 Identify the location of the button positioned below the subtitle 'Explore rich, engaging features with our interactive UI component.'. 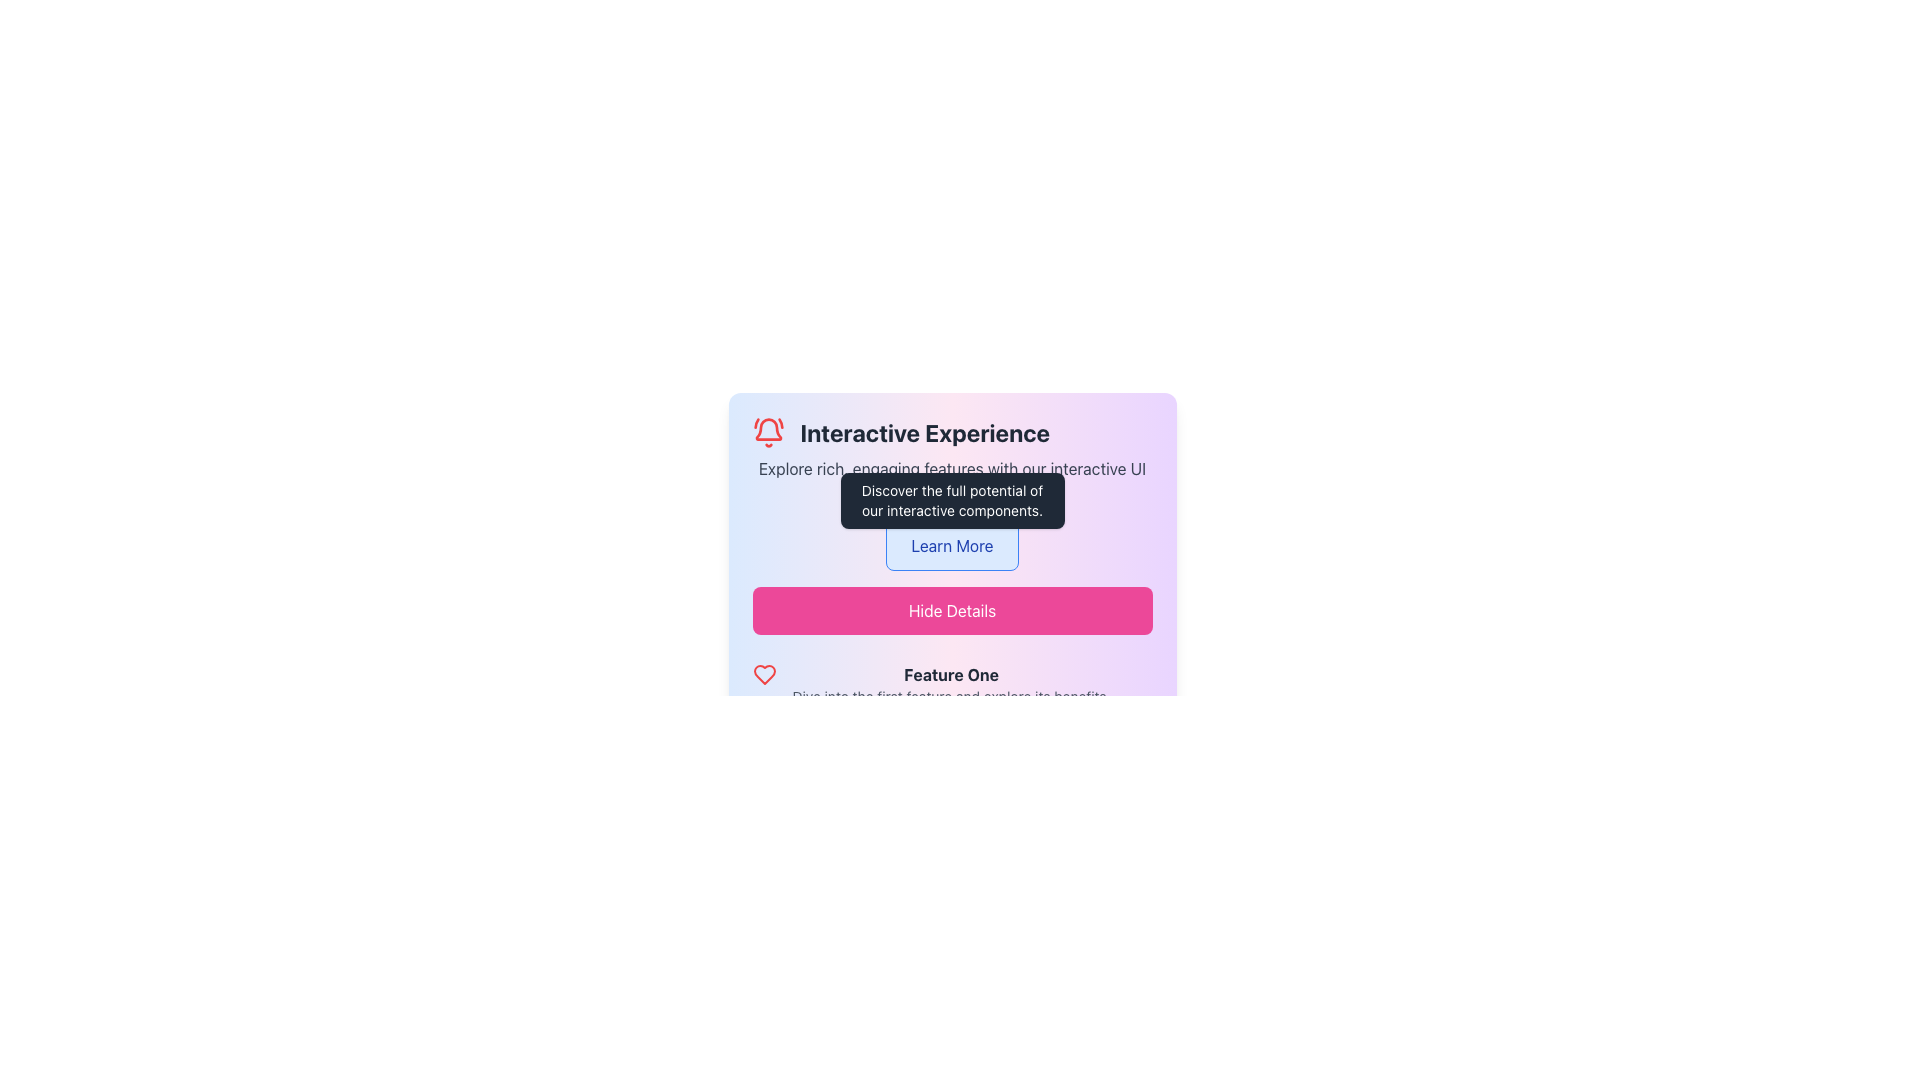
(951, 546).